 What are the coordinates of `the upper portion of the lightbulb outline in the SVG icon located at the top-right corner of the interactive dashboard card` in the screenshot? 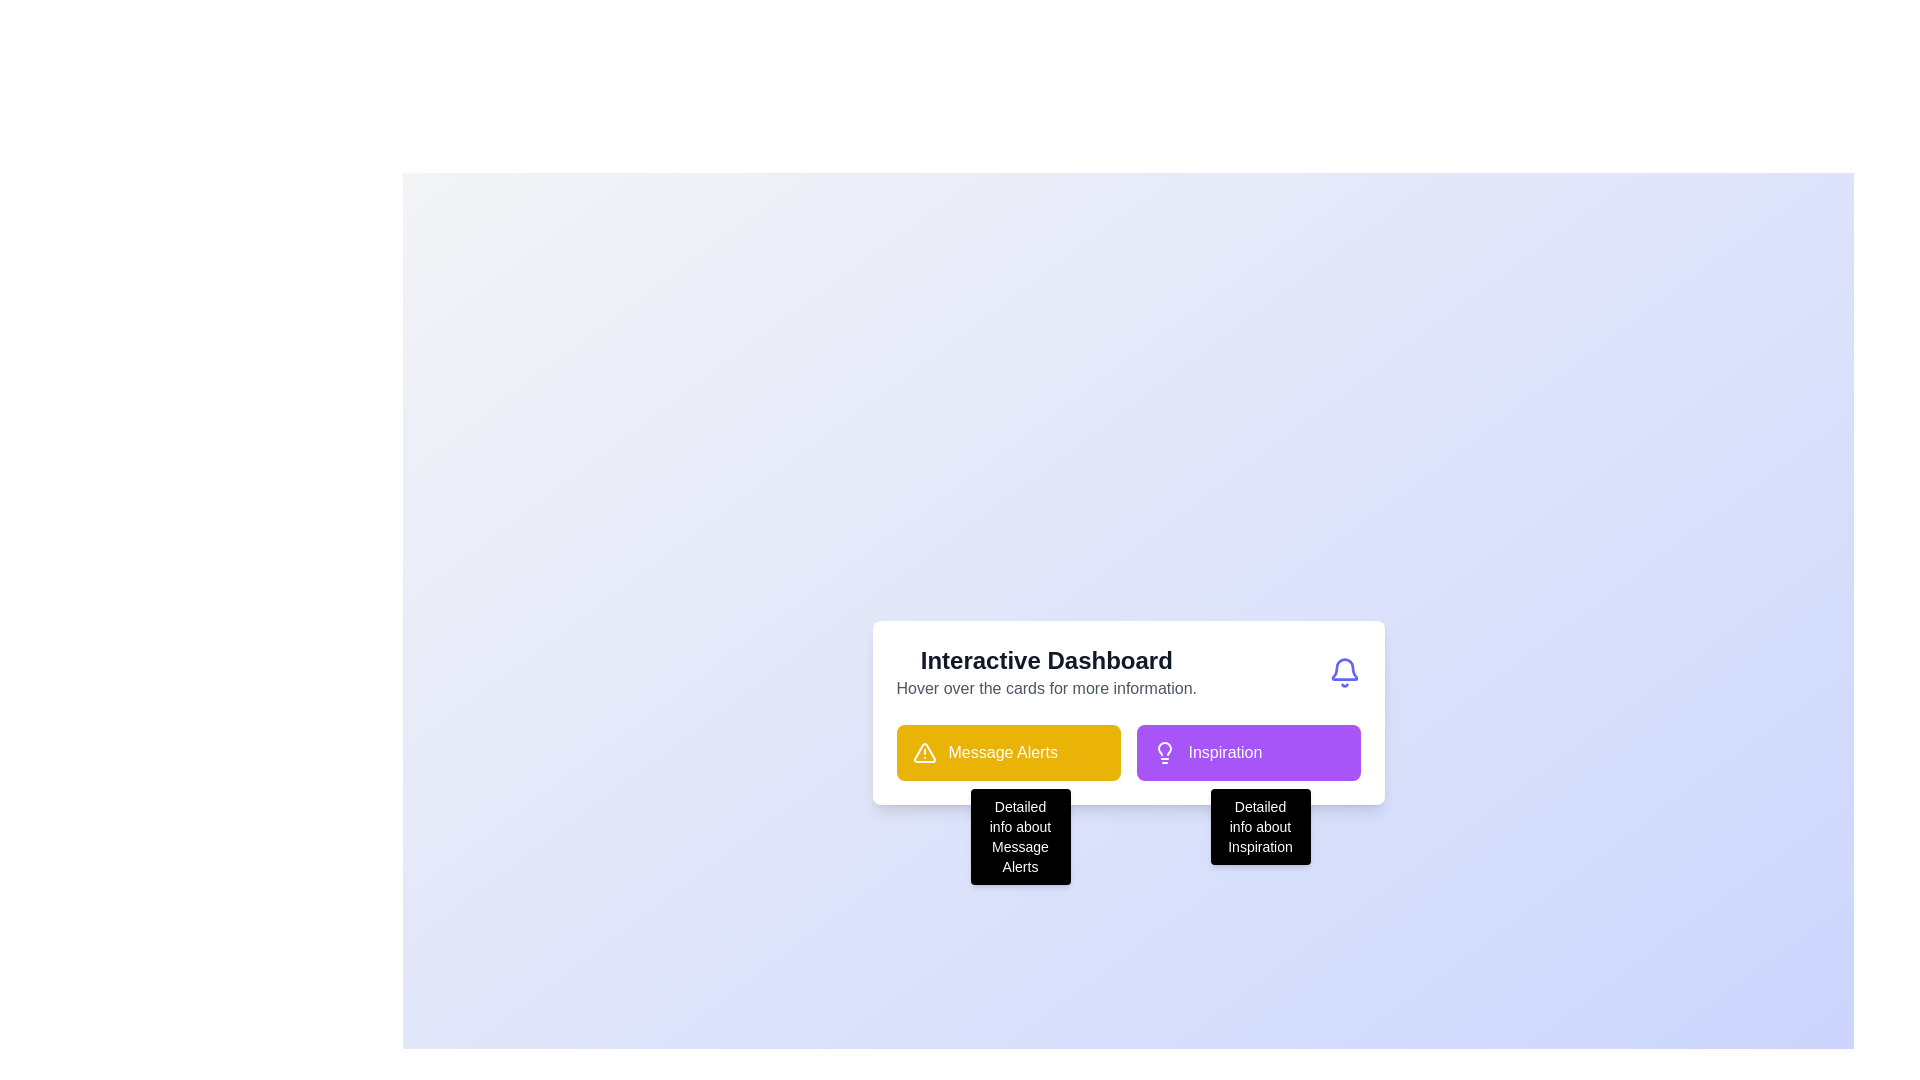 It's located at (1164, 748).